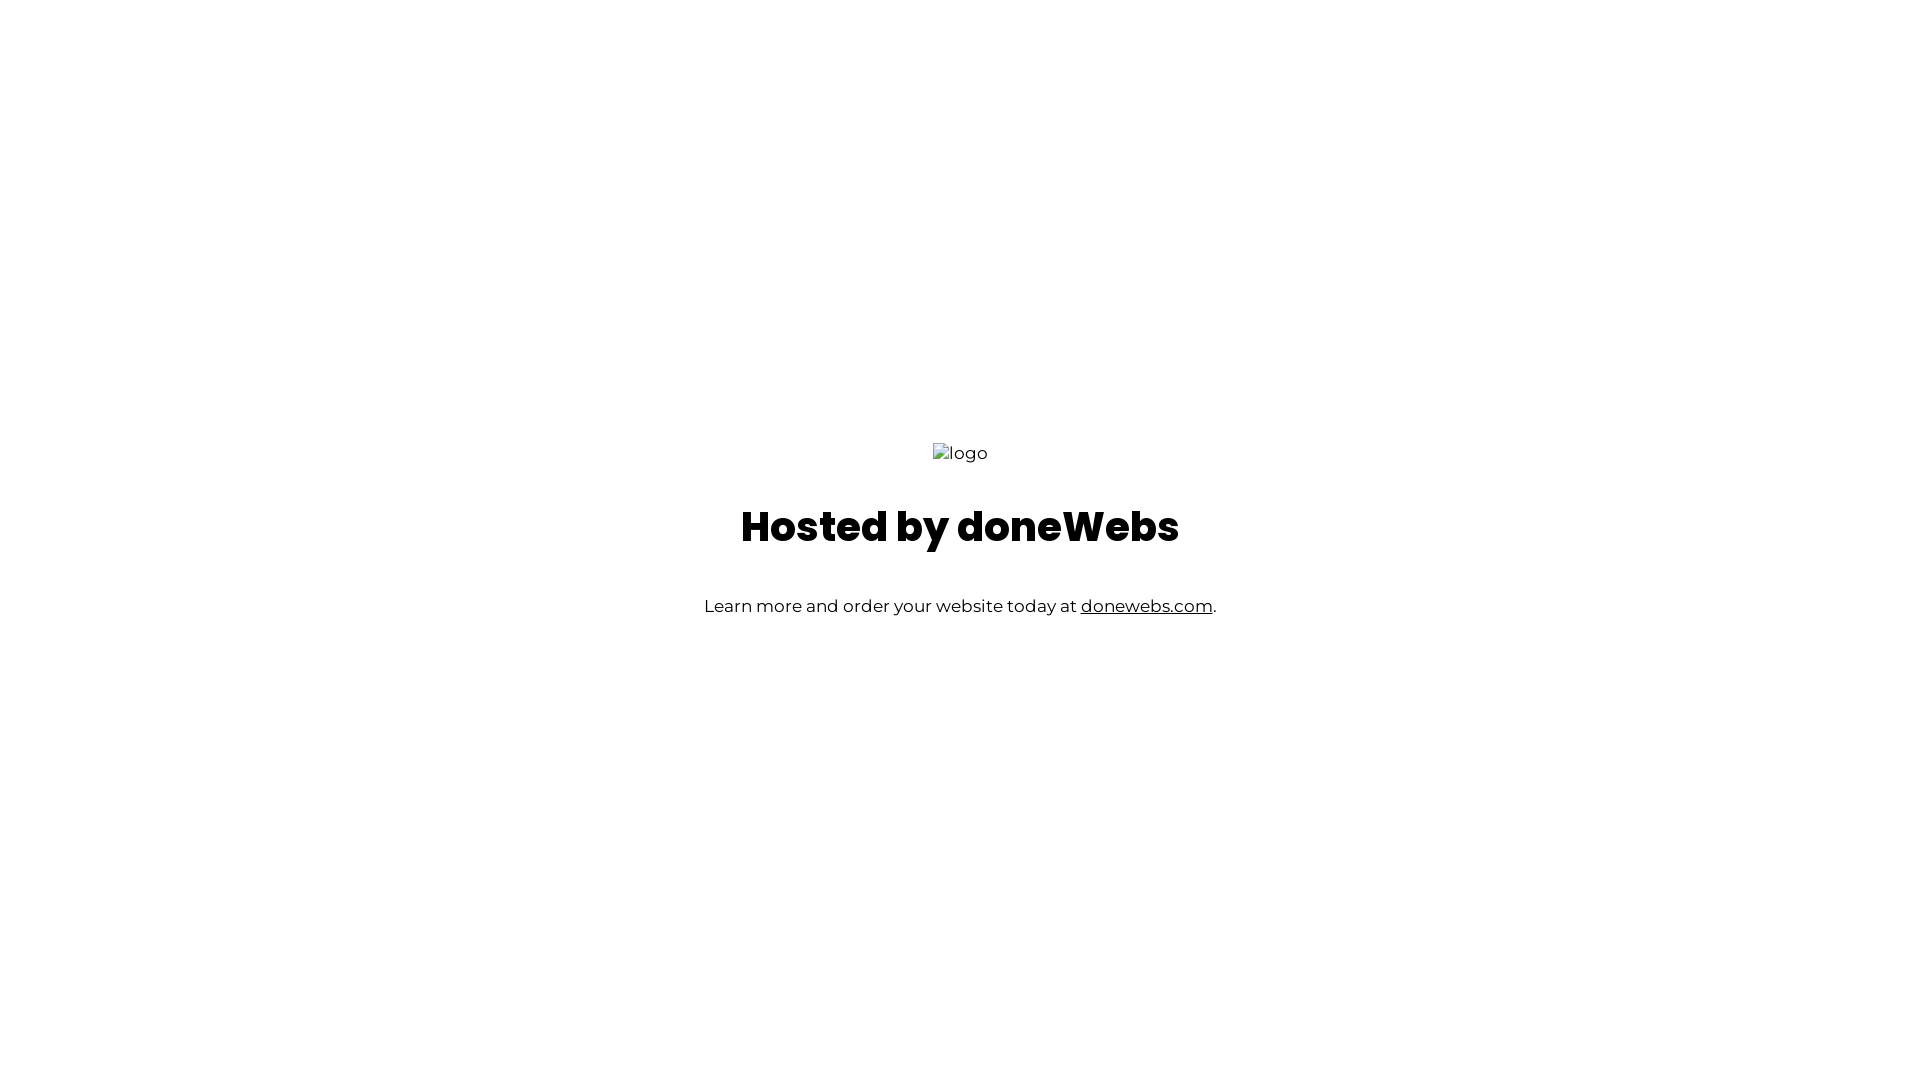 This screenshot has width=1920, height=1080. Describe the element at coordinates (1146, 604) in the screenshot. I see `'donewebs.com'` at that location.